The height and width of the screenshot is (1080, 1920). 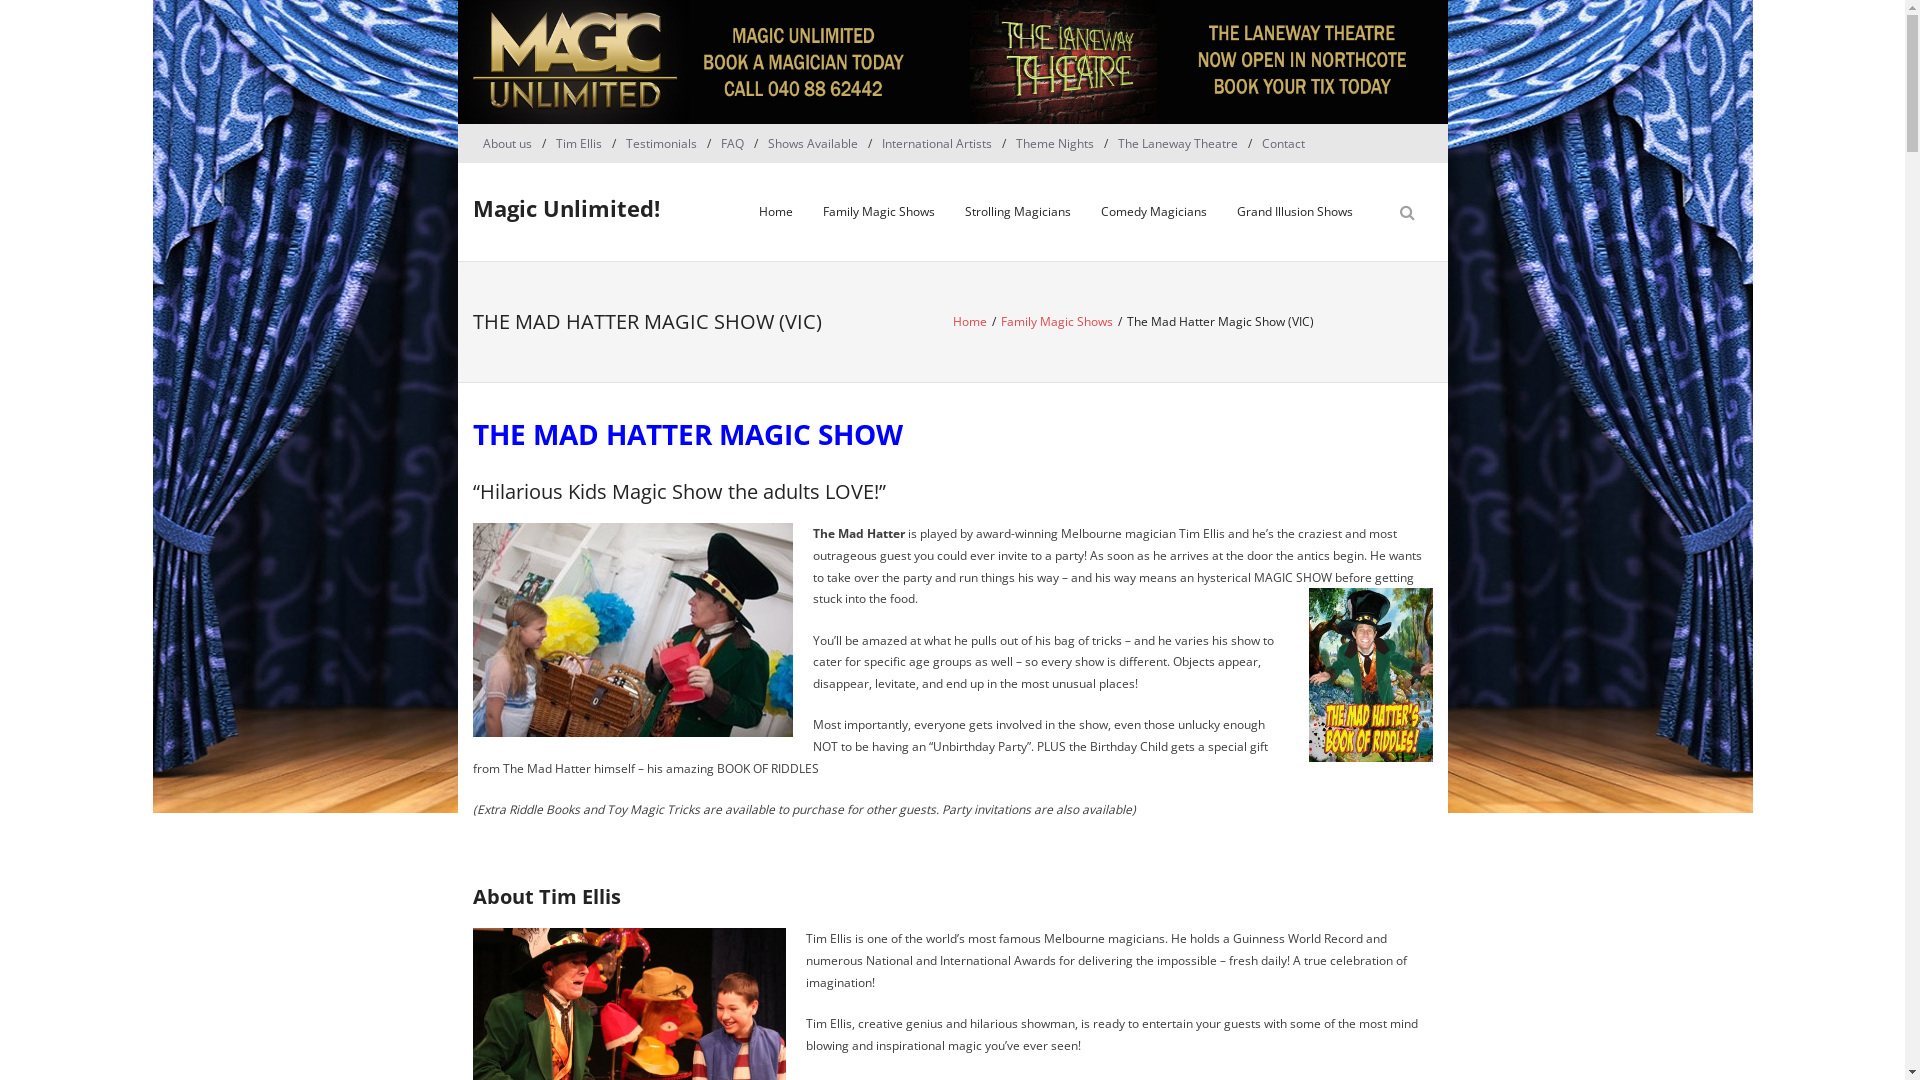 What do you see at coordinates (757, 142) in the screenshot?
I see `'Shows Available'` at bounding box center [757, 142].